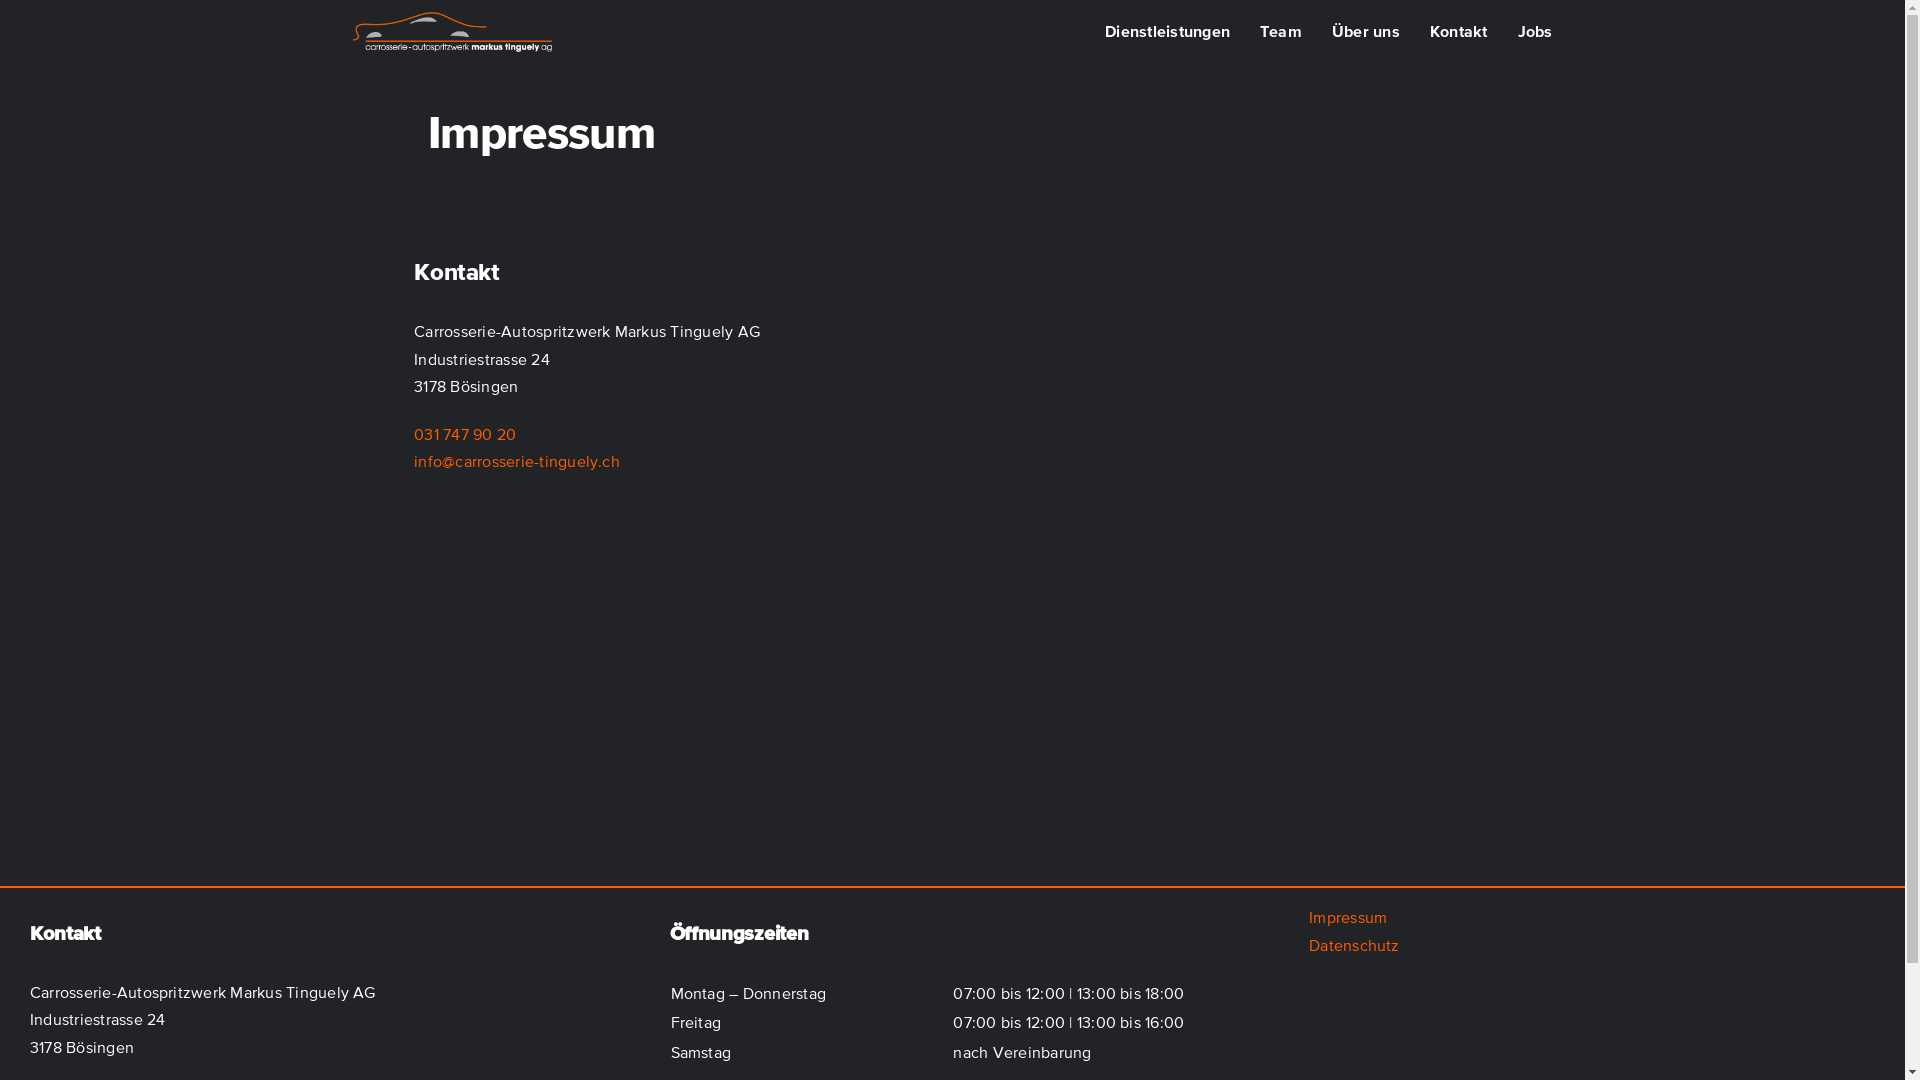 The width and height of the screenshot is (1920, 1080). Describe the element at coordinates (1534, 31) in the screenshot. I see `'Jobs'` at that location.